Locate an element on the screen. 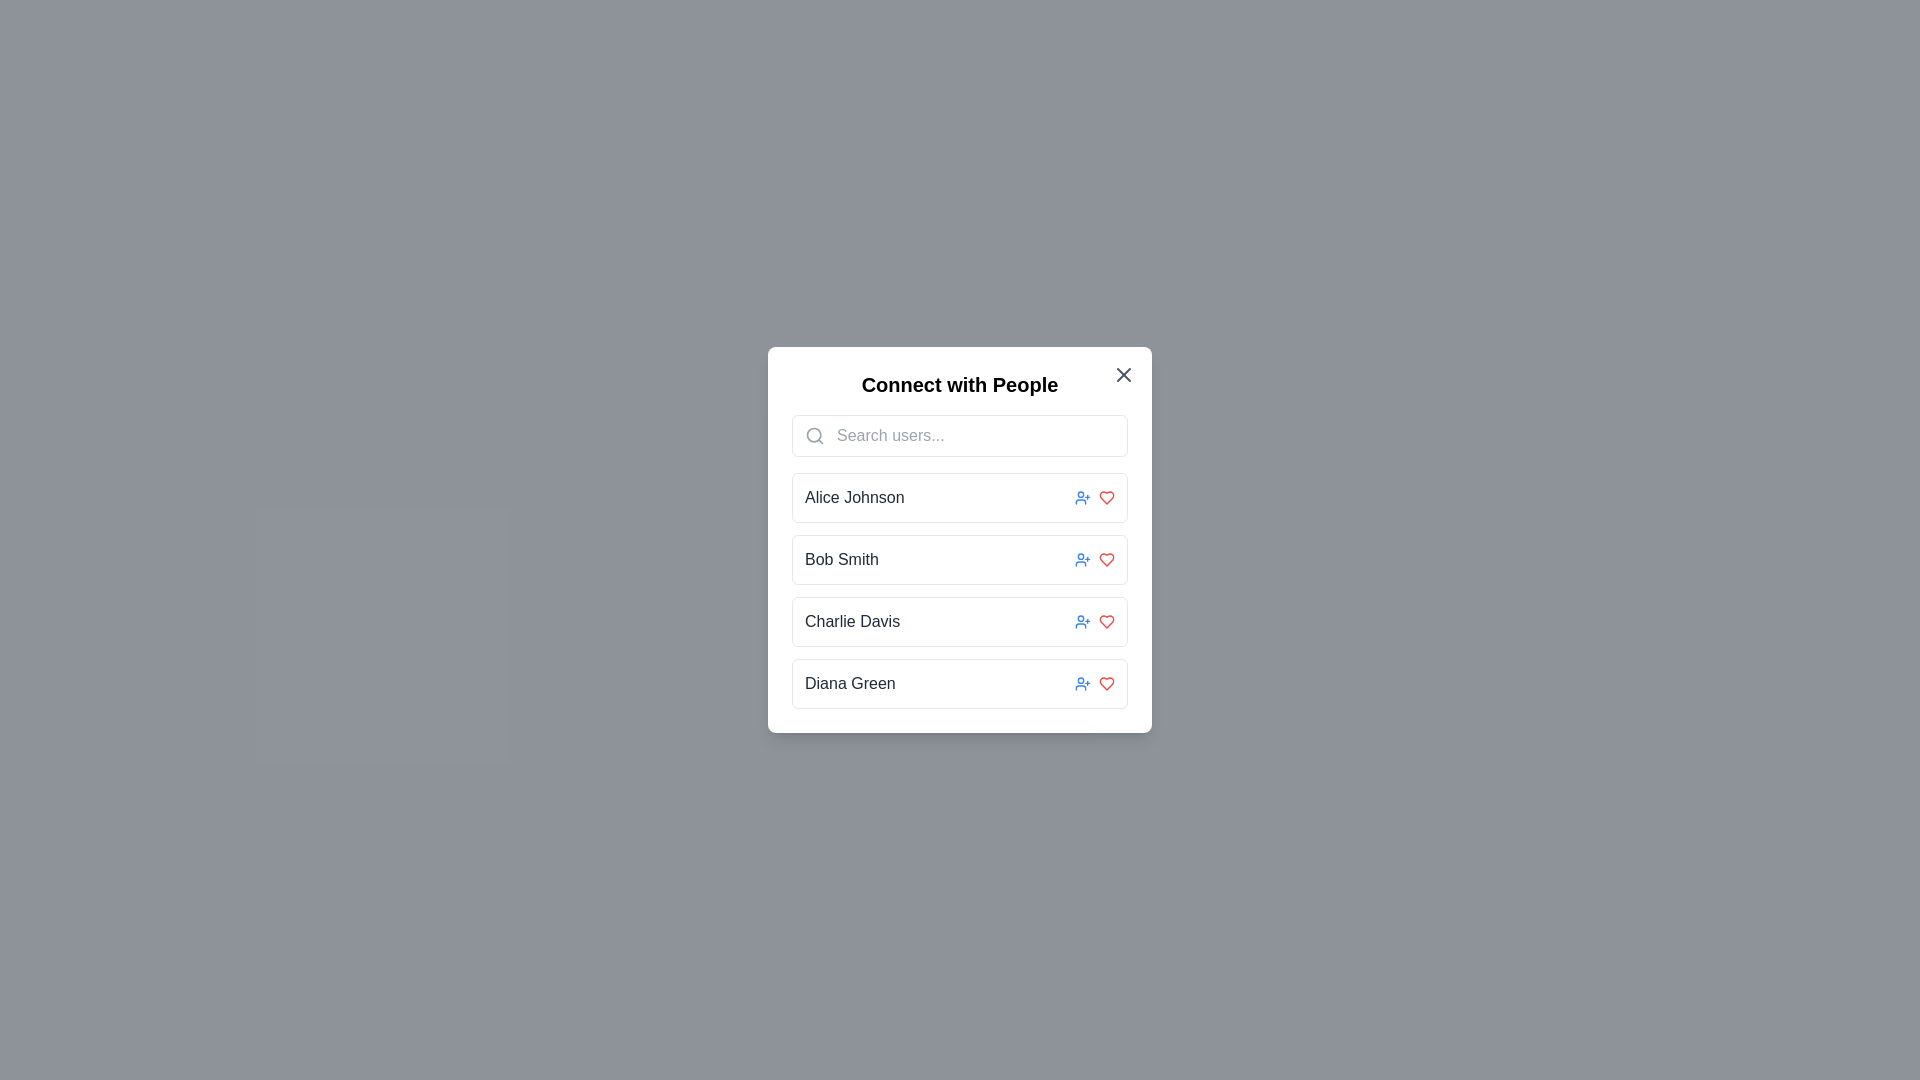 This screenshot has height=1080, width=1920. the user icon located to the right of 'Alice Johnson' in the first row to initiate a connection request is located at coordinates (1093, 496).